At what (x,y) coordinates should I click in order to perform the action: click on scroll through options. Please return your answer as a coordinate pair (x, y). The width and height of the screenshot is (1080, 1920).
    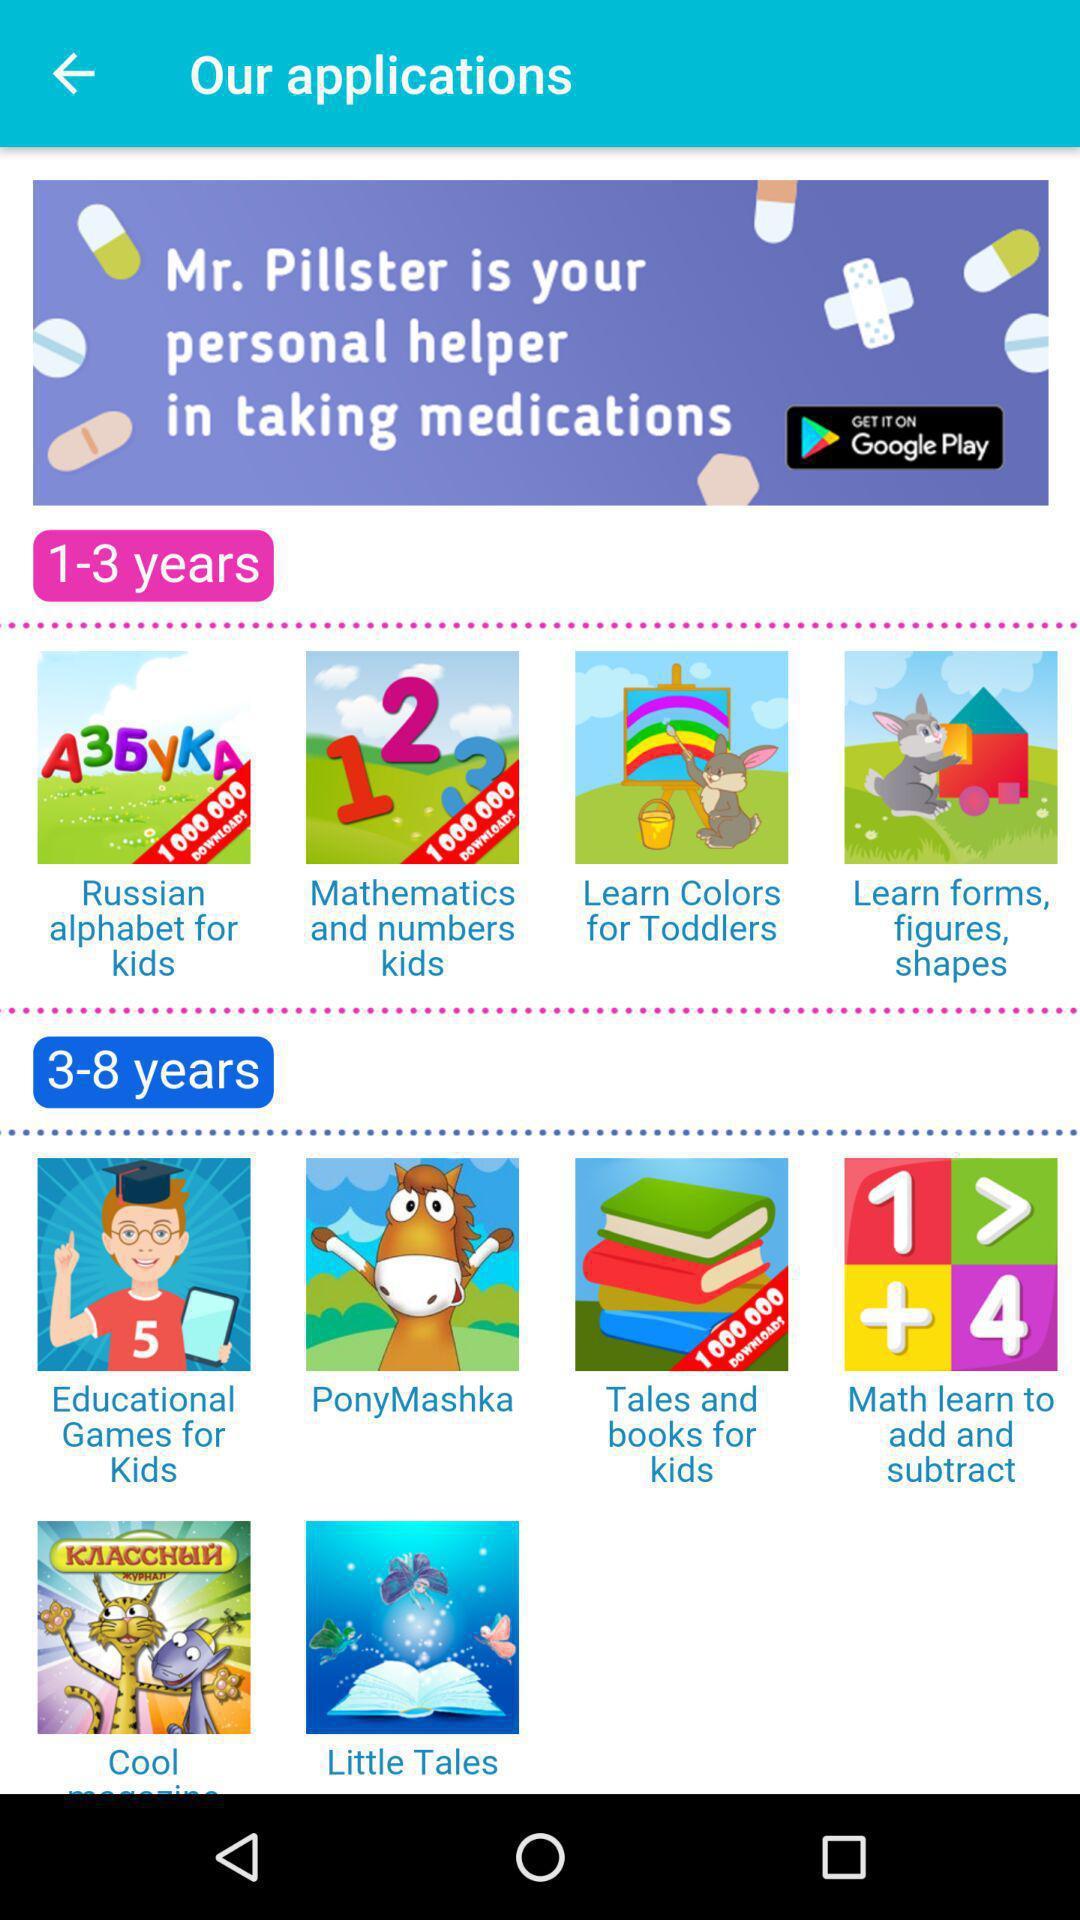
    Looking at the image, I should click on (540, 970).